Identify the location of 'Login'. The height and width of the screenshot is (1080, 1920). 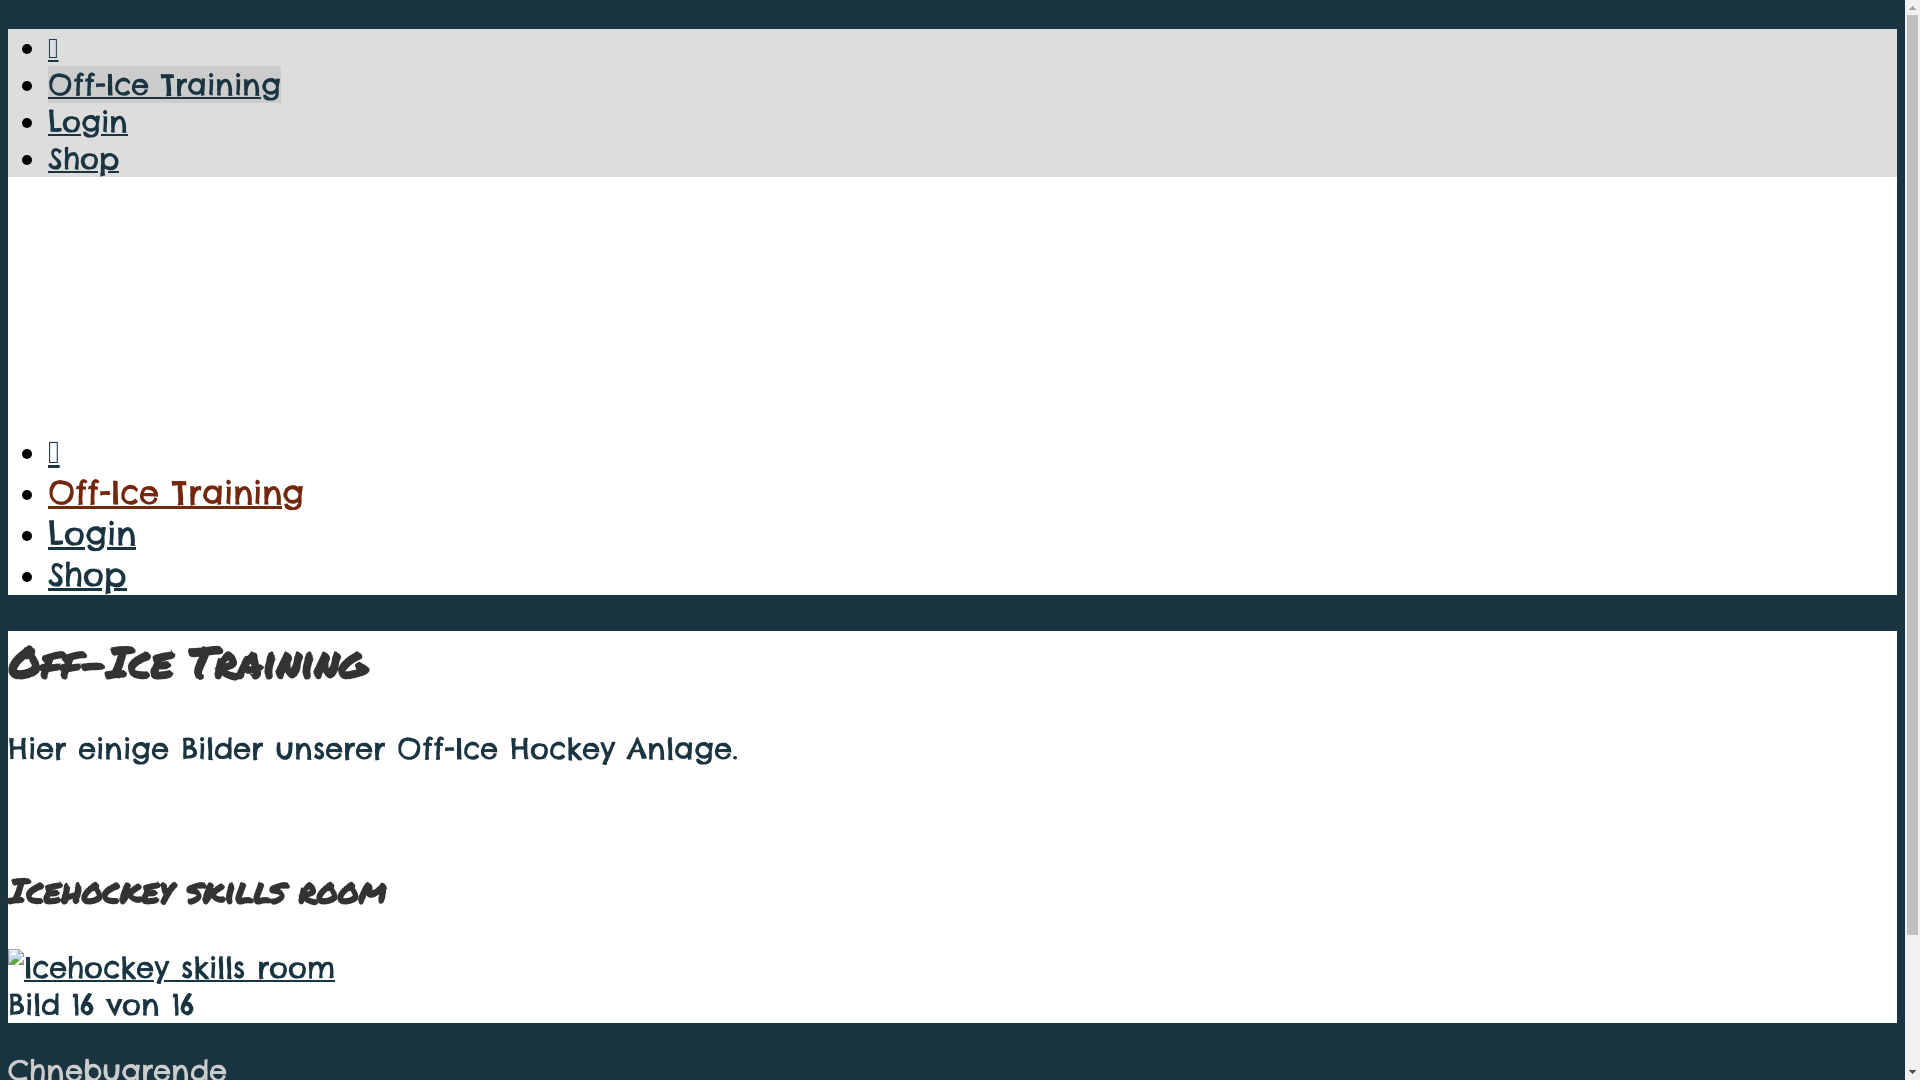
(90, 532).